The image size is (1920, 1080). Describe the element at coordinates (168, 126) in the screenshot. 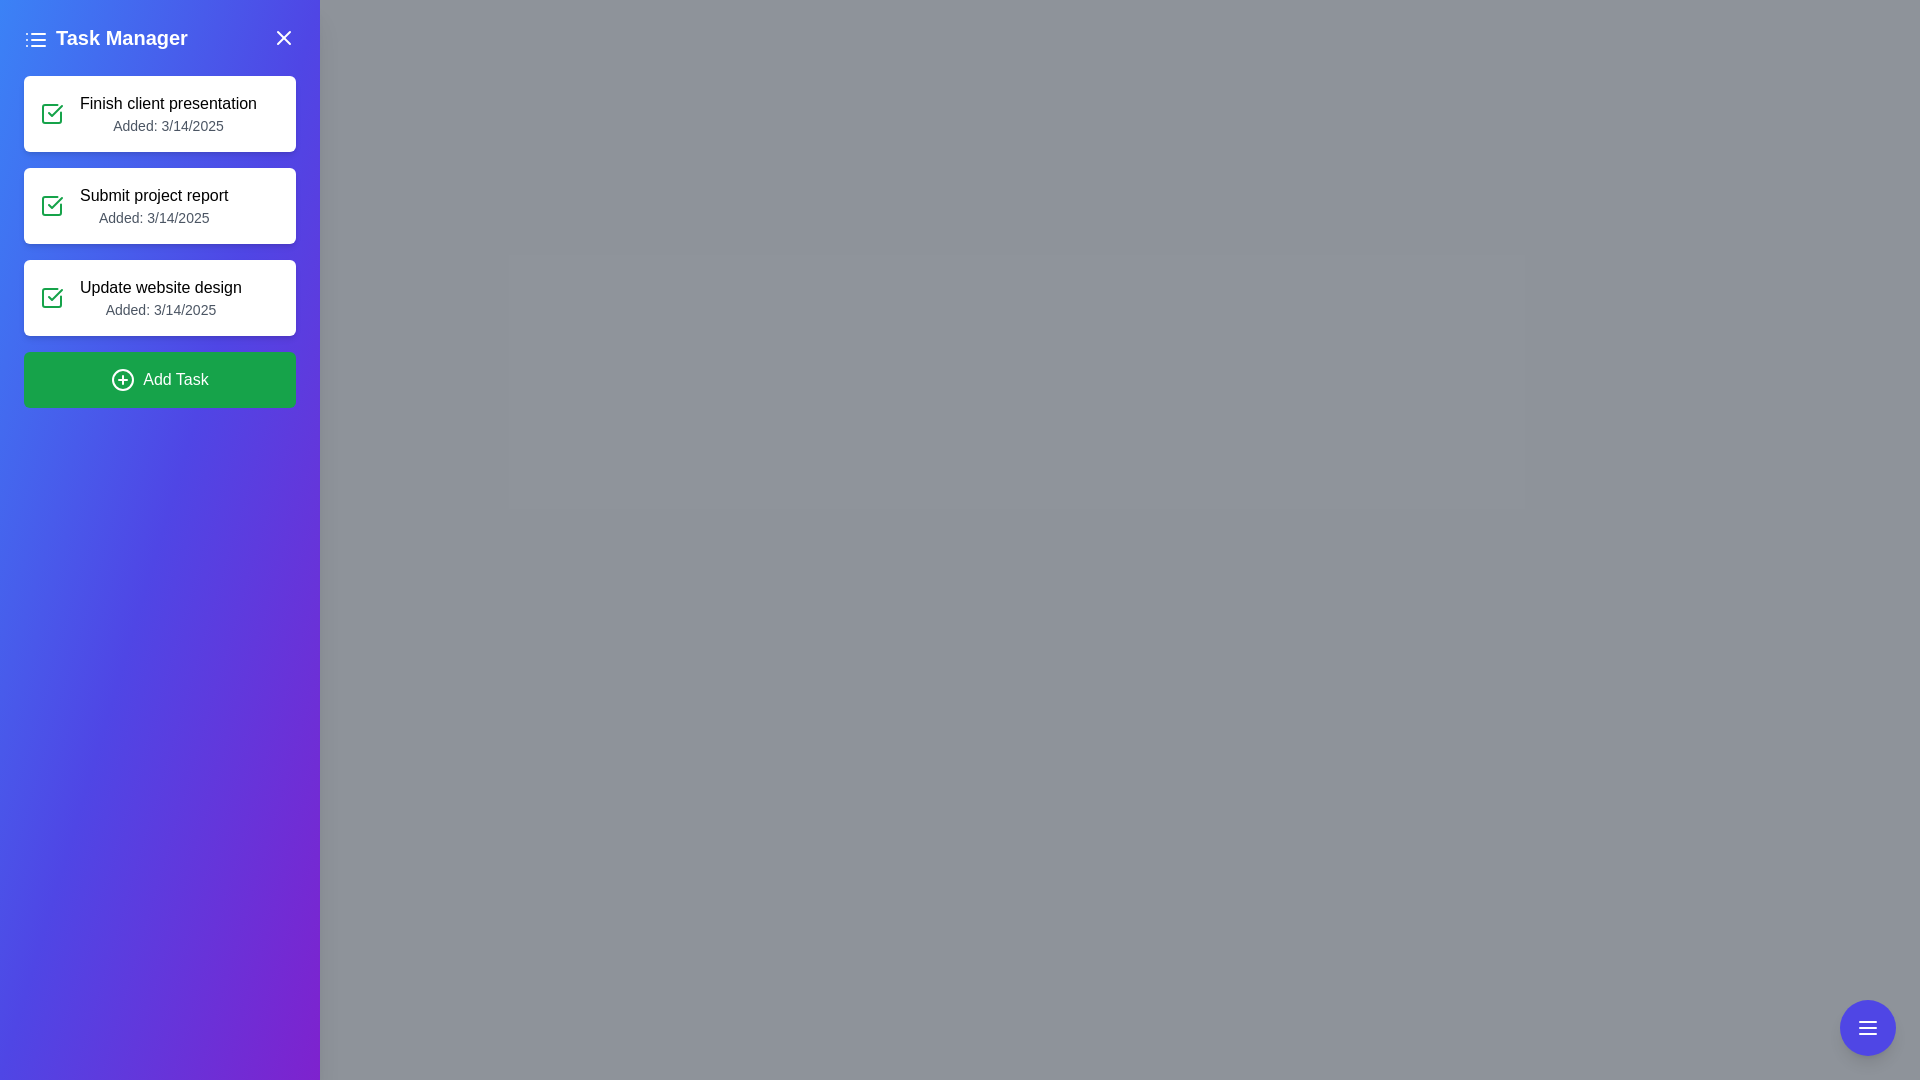

I see `the Text label that displays the date when the associated task was added, located immediately below 'Finish client presentation' in the first task block` at that location.